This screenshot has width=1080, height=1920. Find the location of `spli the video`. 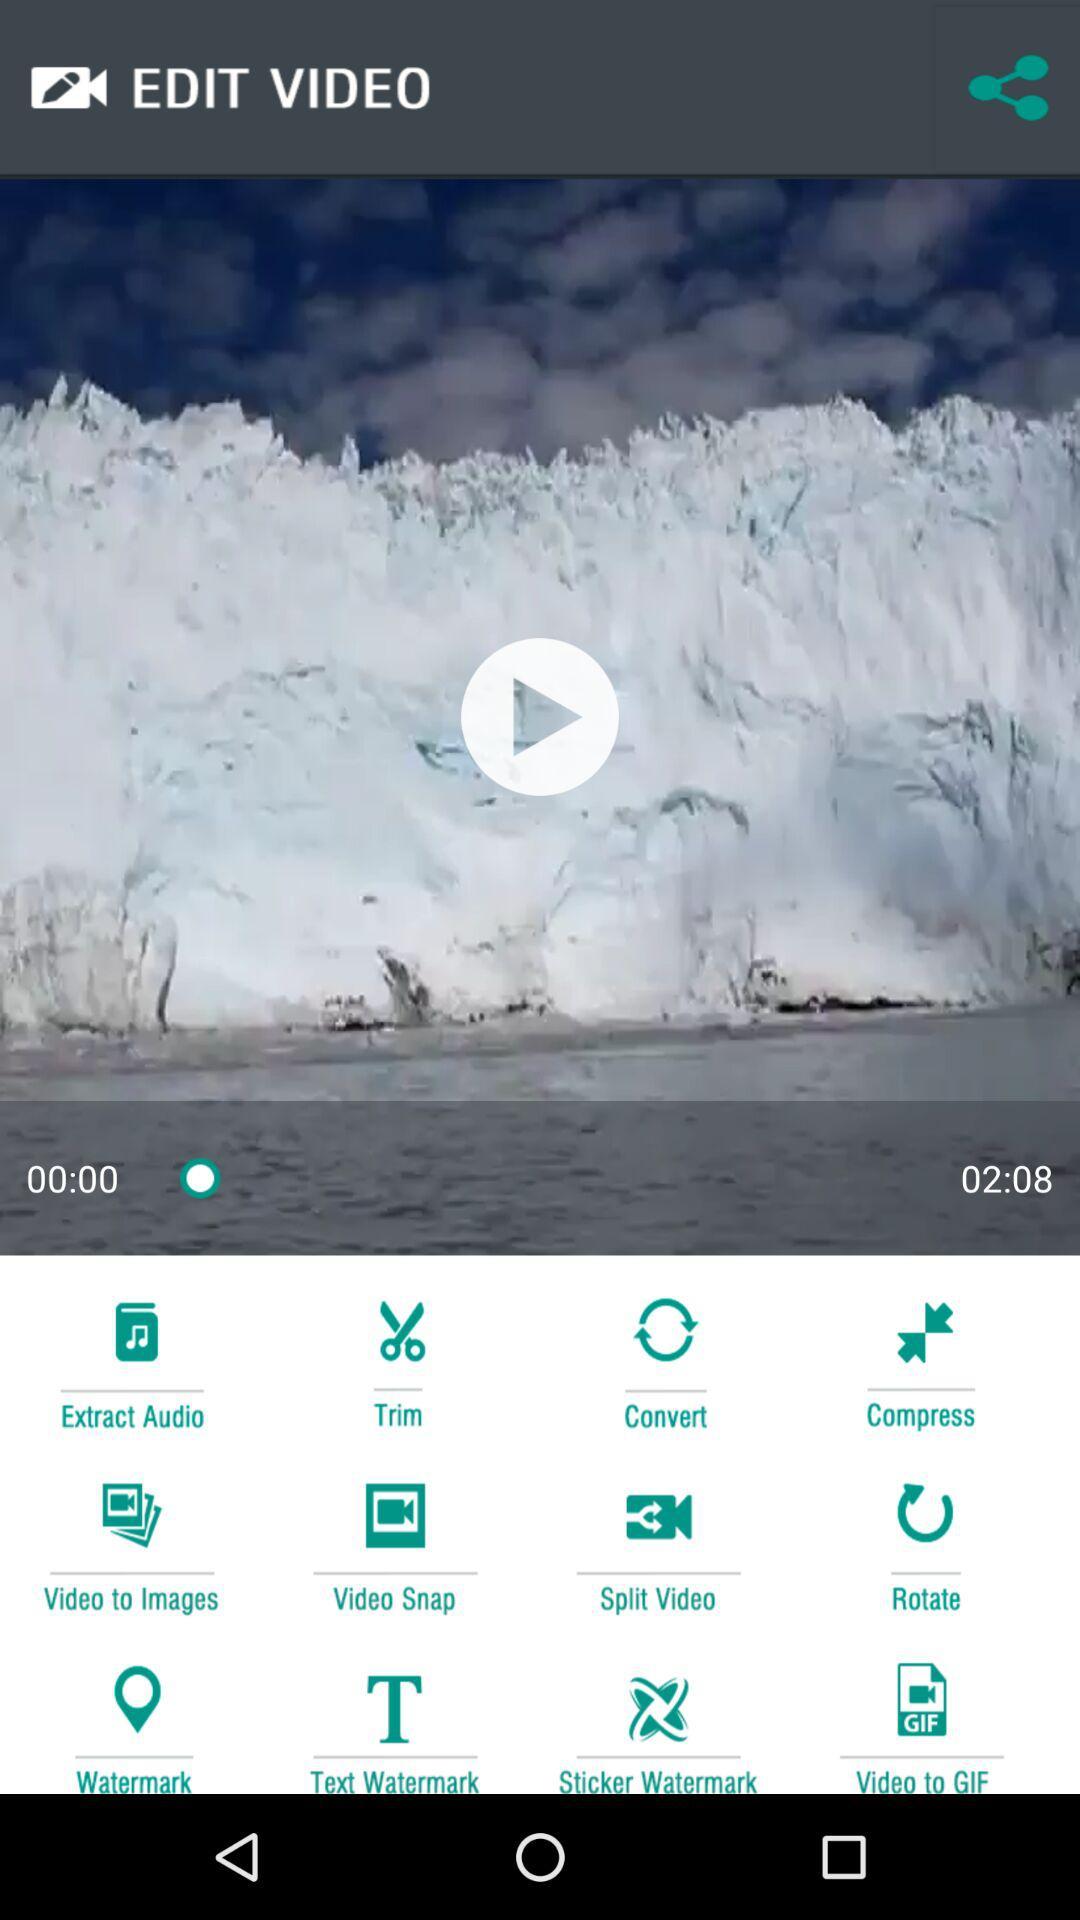

spli the video is located at coordinates (658, 1544).